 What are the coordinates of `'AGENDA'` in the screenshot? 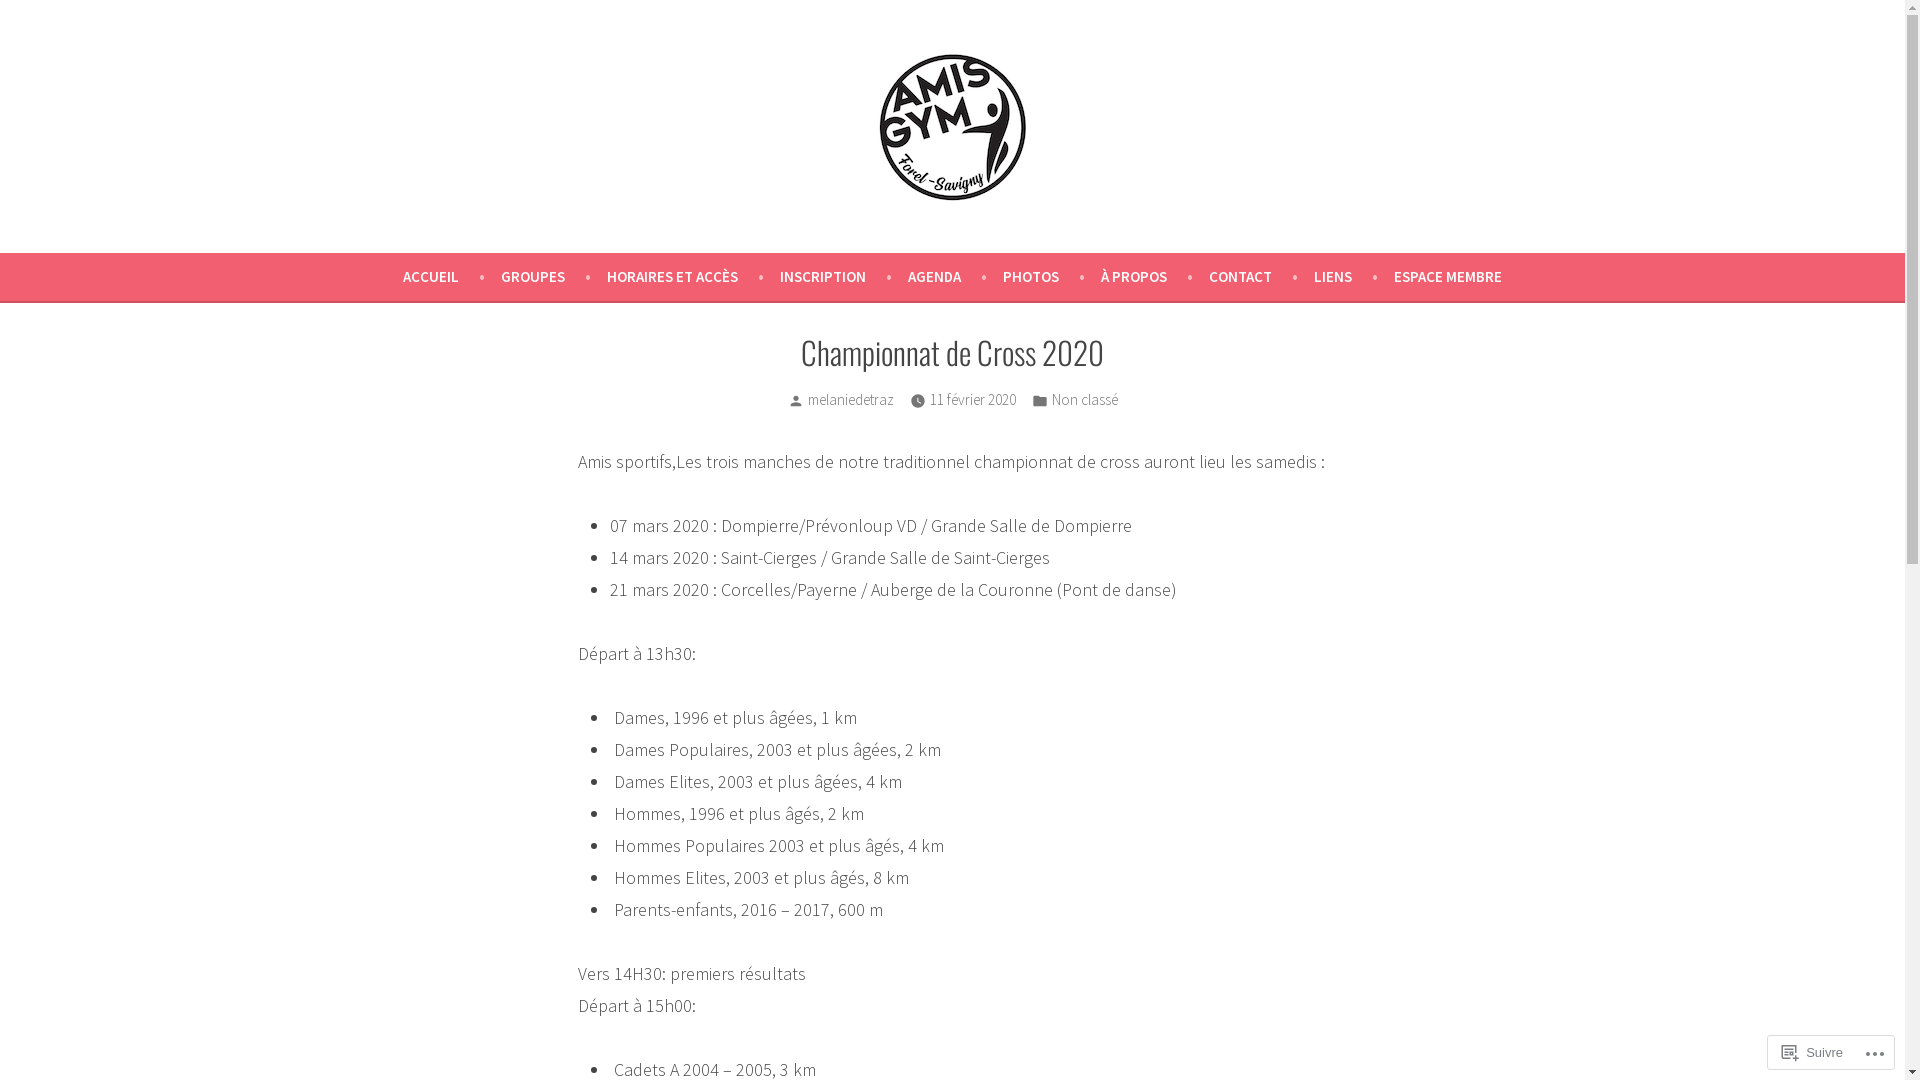 It's located at (954, 277).